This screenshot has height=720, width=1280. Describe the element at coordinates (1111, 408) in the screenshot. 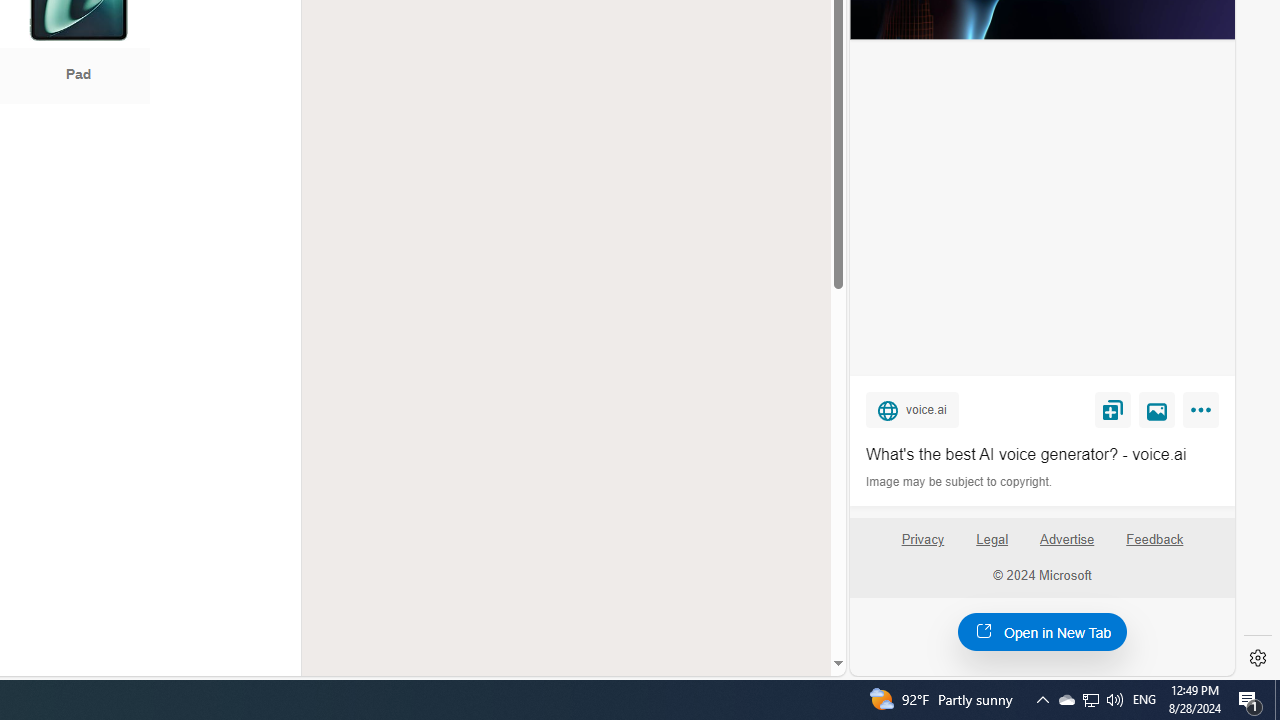

I see `'Save'` at that location.